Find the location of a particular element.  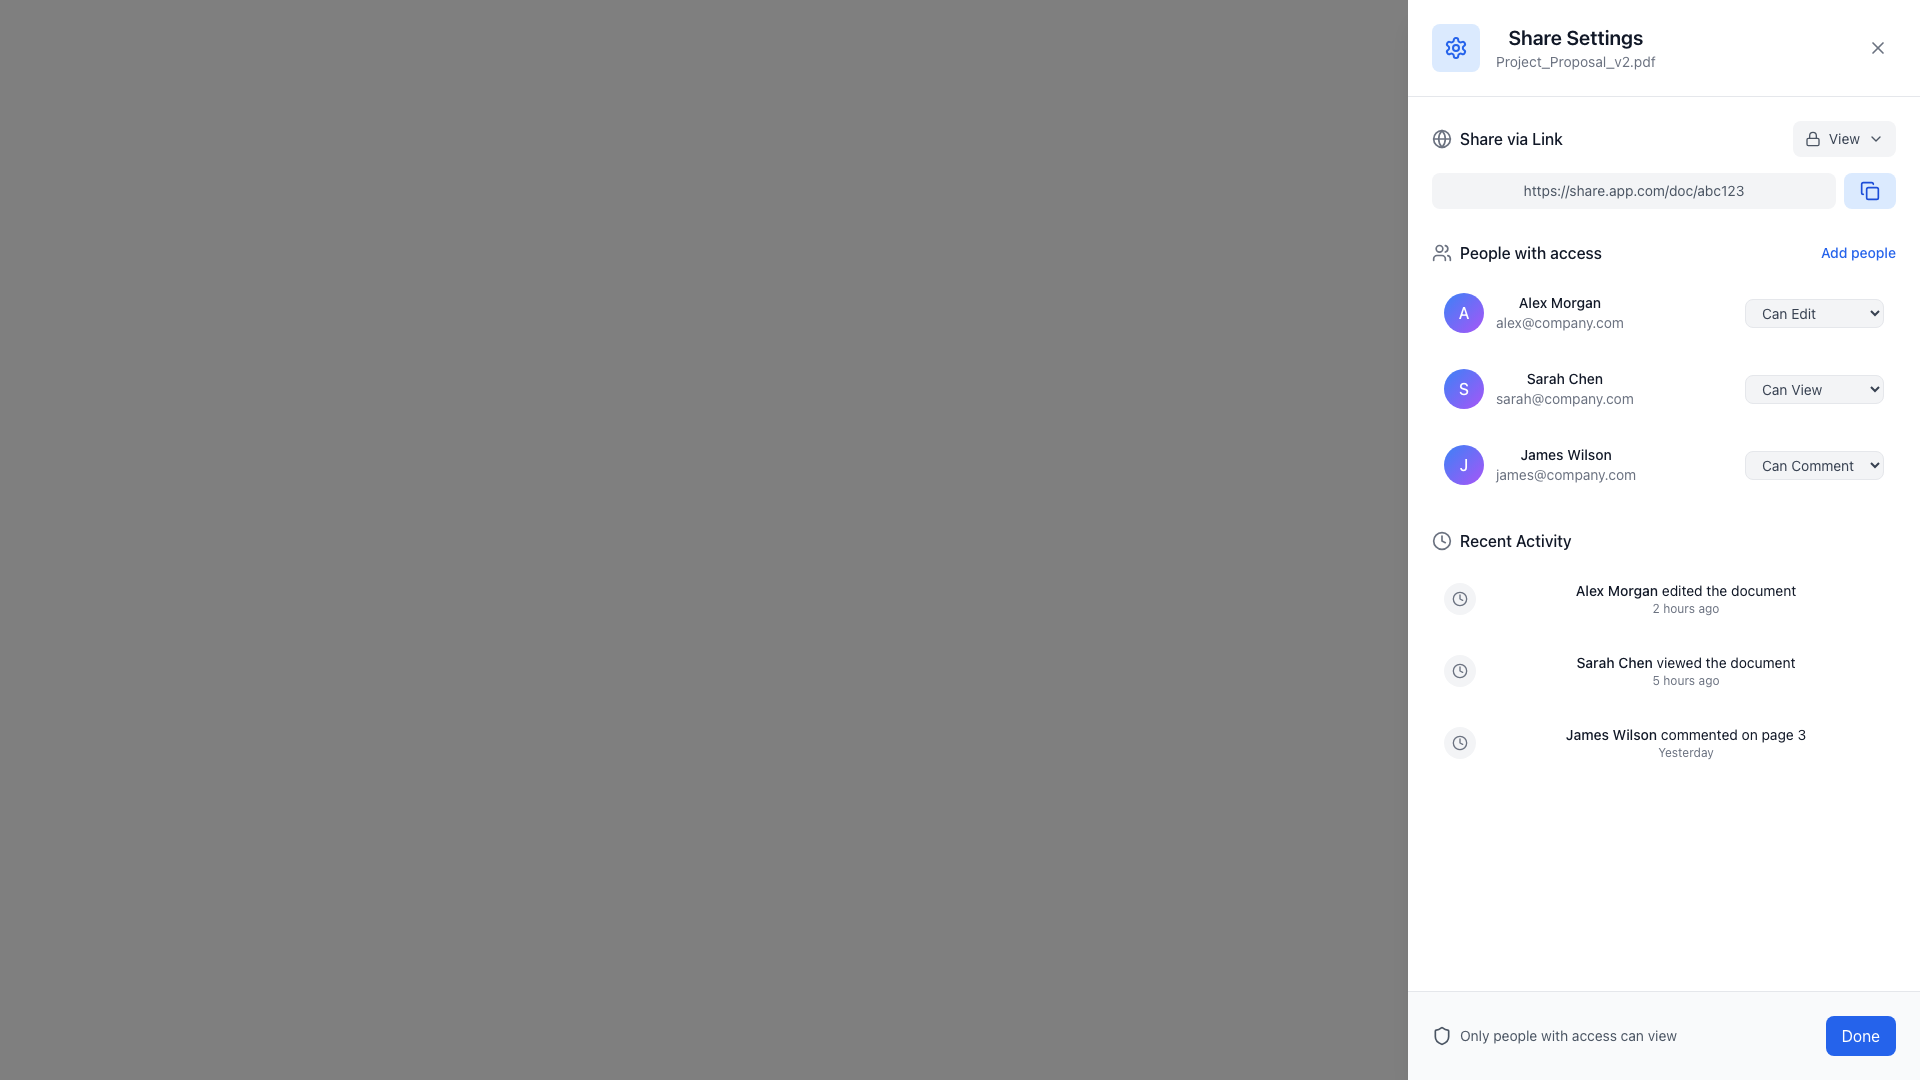

the dropdown menu trigger in the upper-right section of the share settings dialog box is located at coordinates (1843, 137).